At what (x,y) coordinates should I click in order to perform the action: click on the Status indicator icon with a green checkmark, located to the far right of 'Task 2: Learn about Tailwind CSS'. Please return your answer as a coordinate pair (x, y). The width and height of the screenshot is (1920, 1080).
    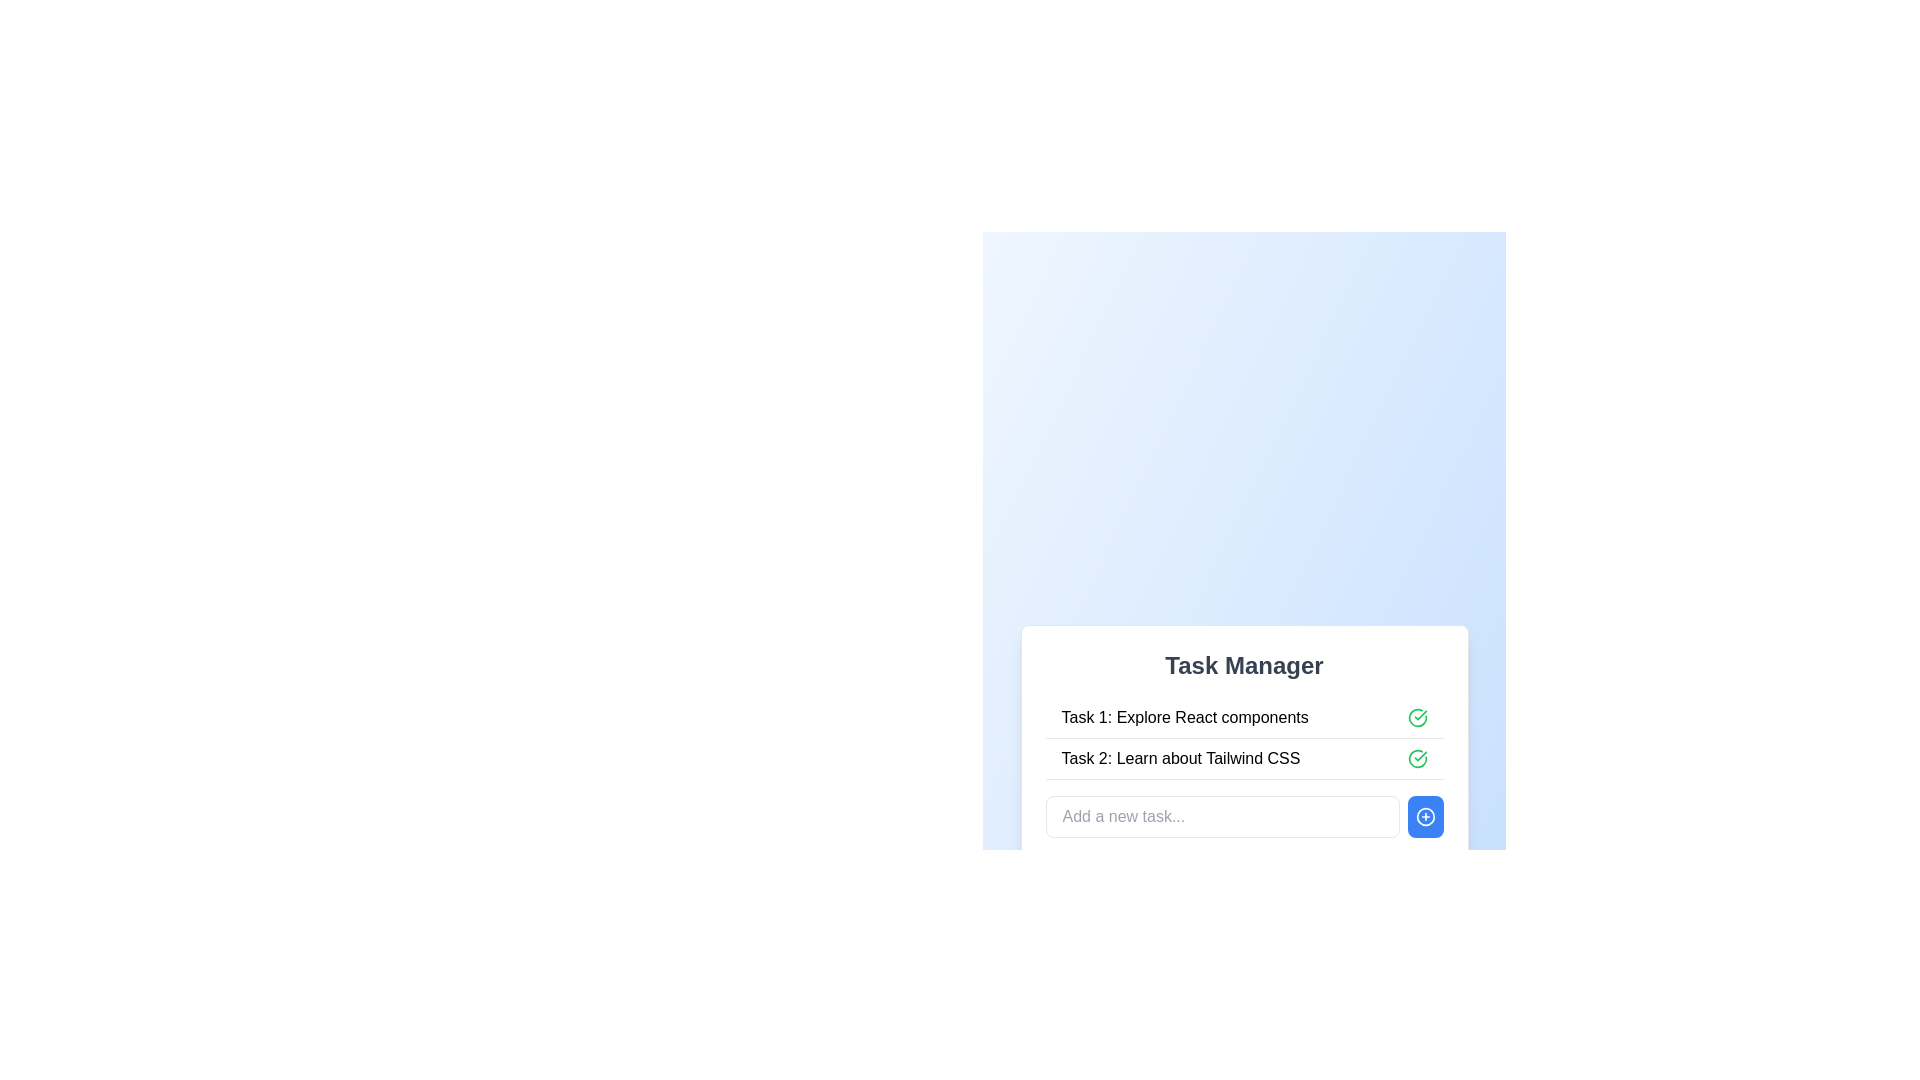
    Looking at the image, I should click on (1416, 759).